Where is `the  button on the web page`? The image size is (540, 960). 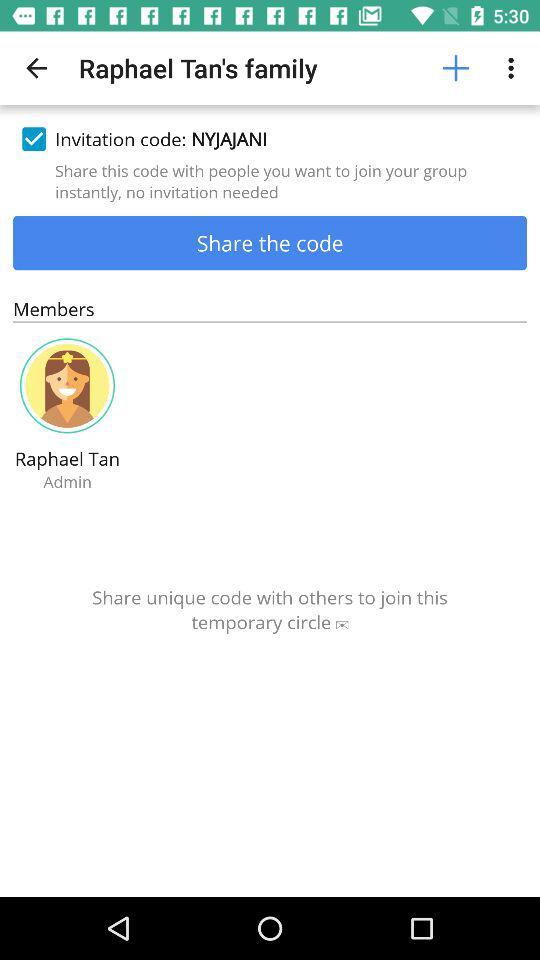 the  button on the web page is located at coordinates (456, 68).